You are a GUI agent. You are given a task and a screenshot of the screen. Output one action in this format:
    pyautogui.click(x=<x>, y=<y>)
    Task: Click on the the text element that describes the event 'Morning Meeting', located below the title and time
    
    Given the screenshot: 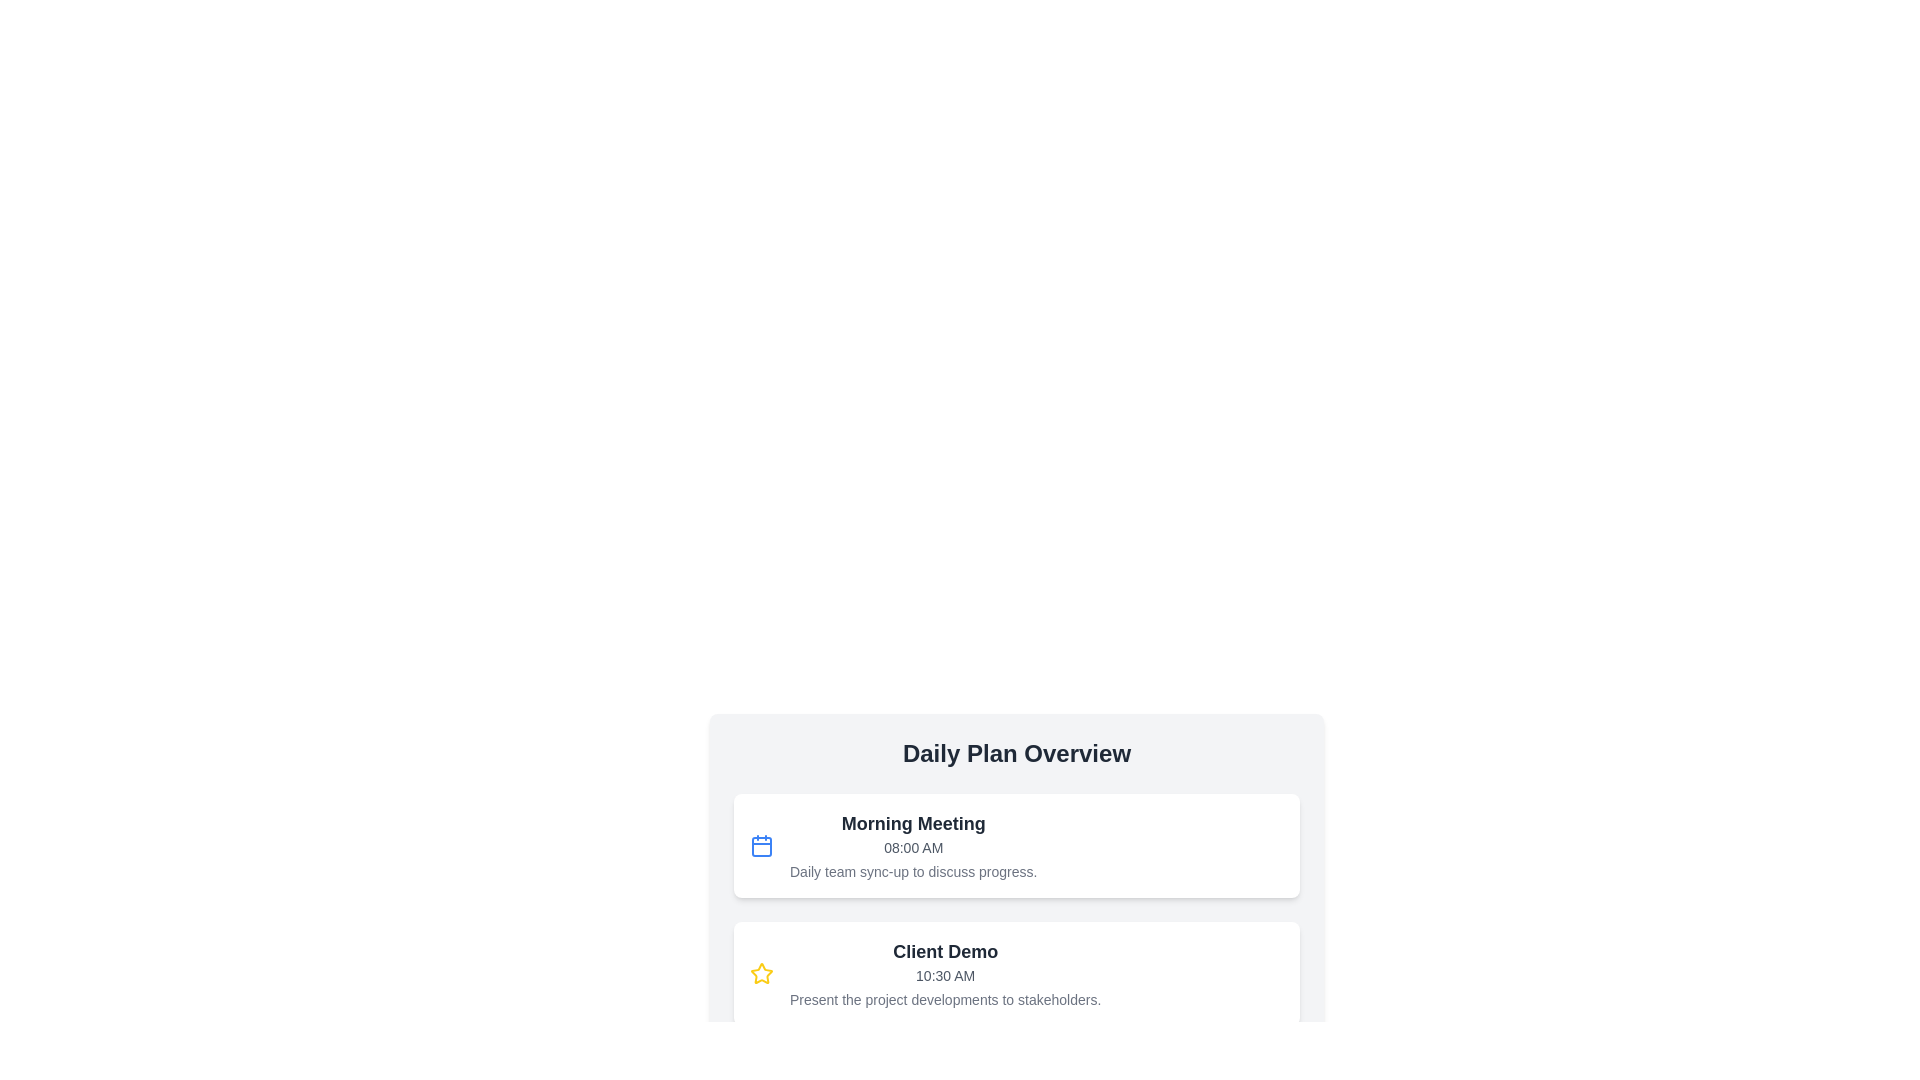 What is the action you would take?
    pyautogui.click(x=912, y=870)
    